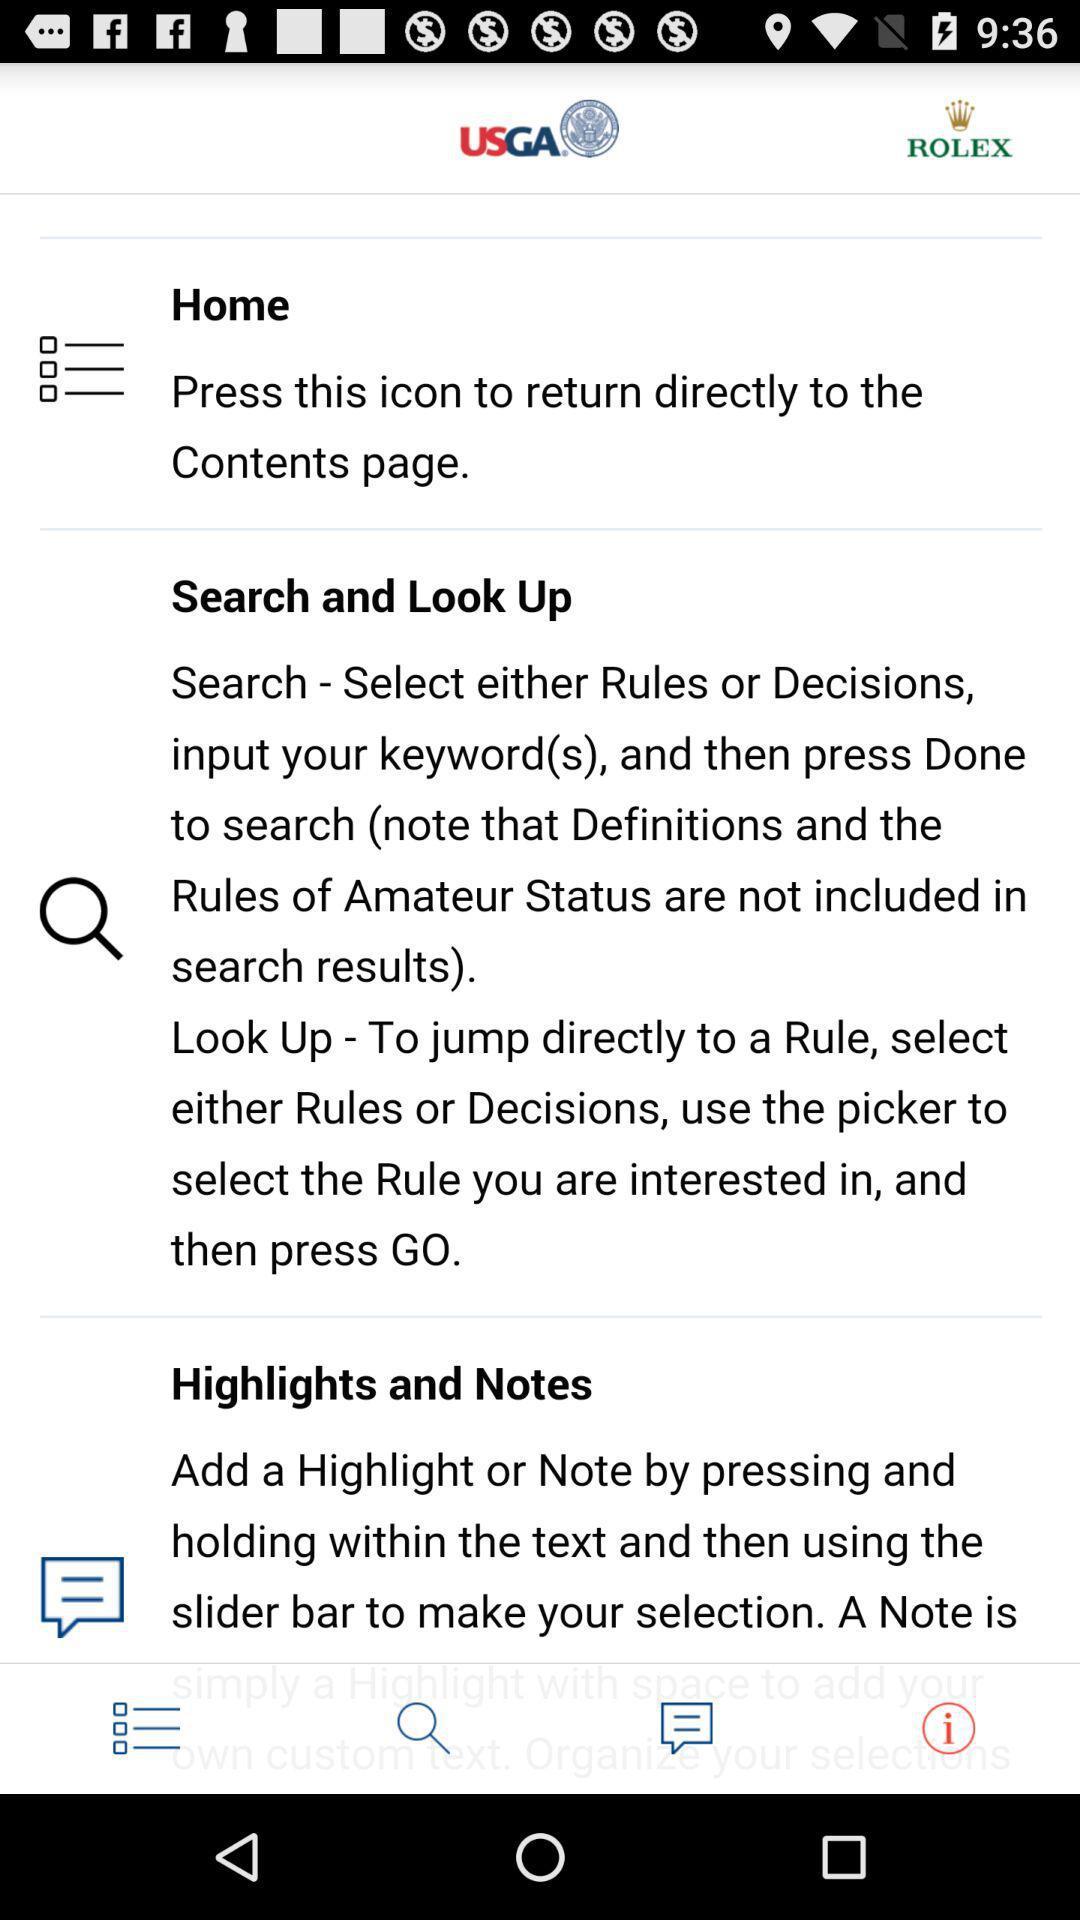 The width and height of the screenshot is (1080, 1920). Describe the element at coordinates (540, 127) in the screenshot. I see `usga latest golf rules` at that location.